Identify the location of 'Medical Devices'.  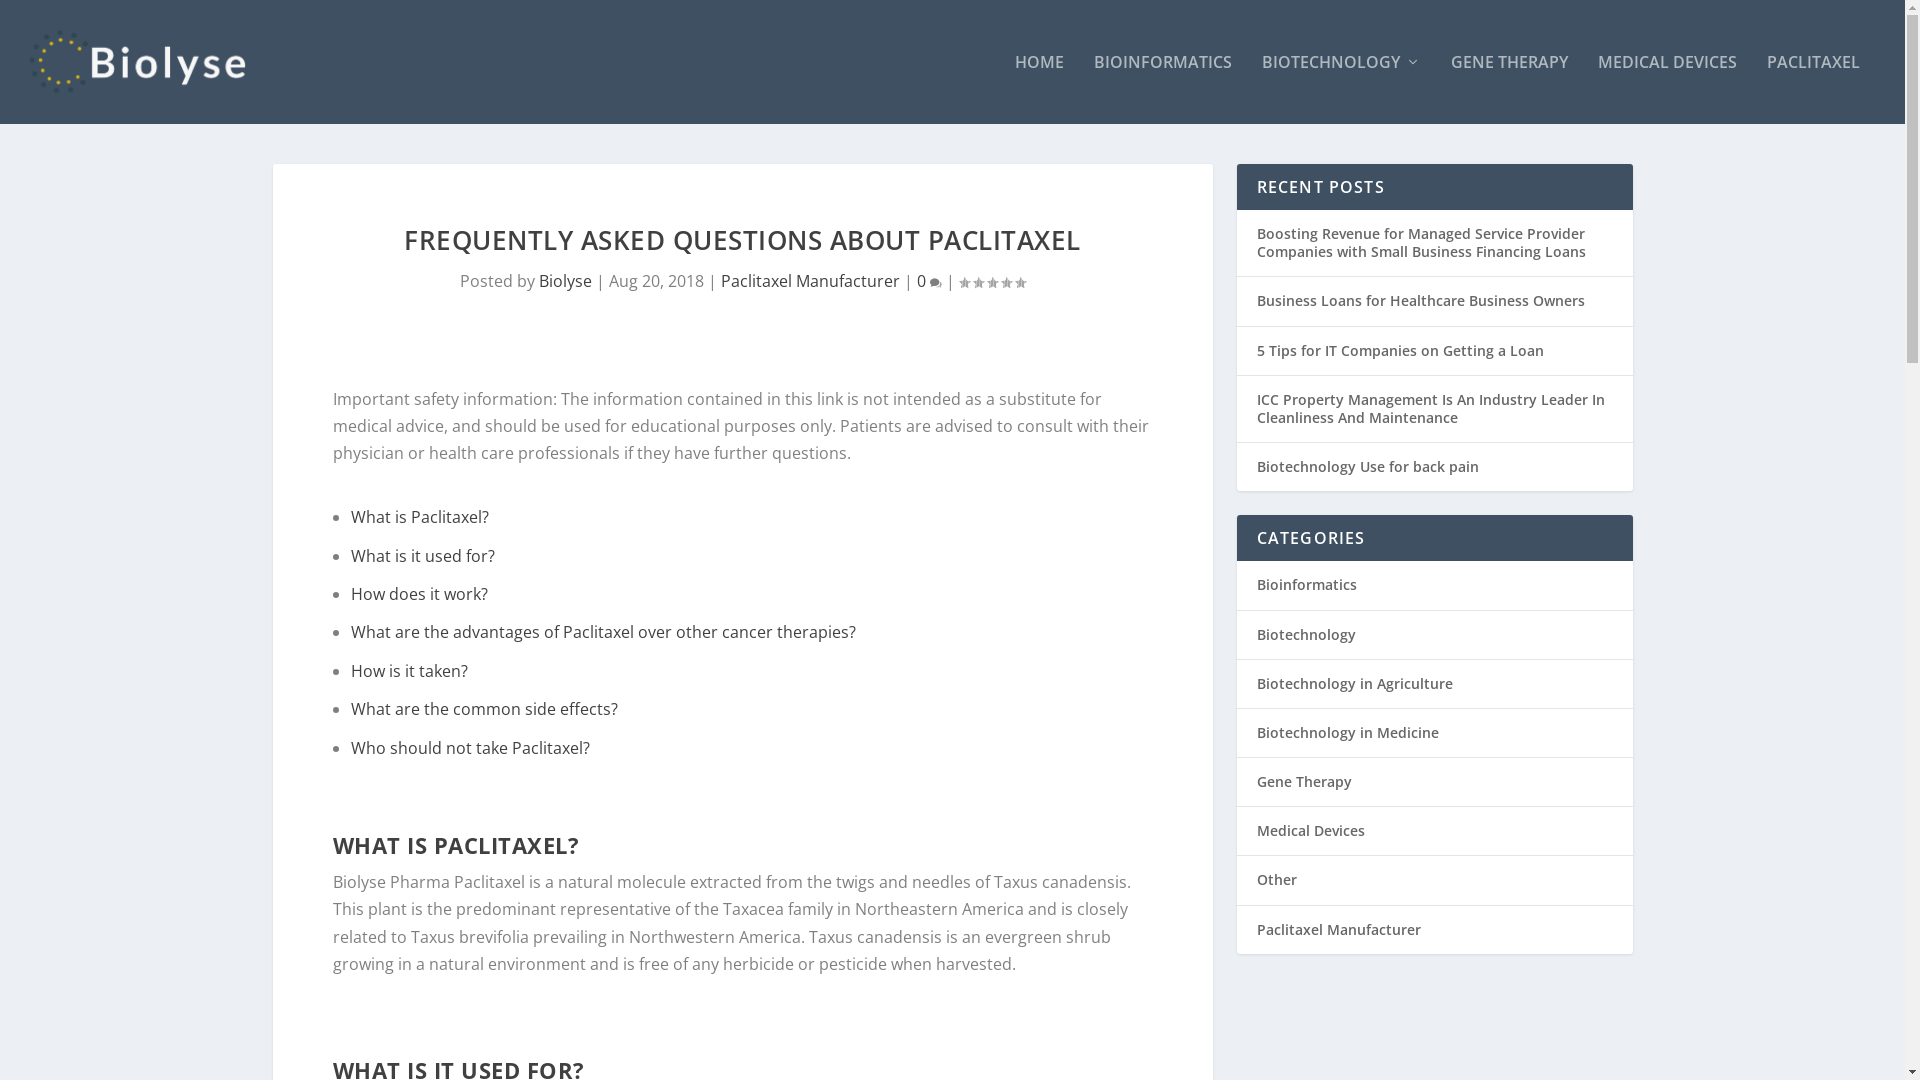
(1310, 830).